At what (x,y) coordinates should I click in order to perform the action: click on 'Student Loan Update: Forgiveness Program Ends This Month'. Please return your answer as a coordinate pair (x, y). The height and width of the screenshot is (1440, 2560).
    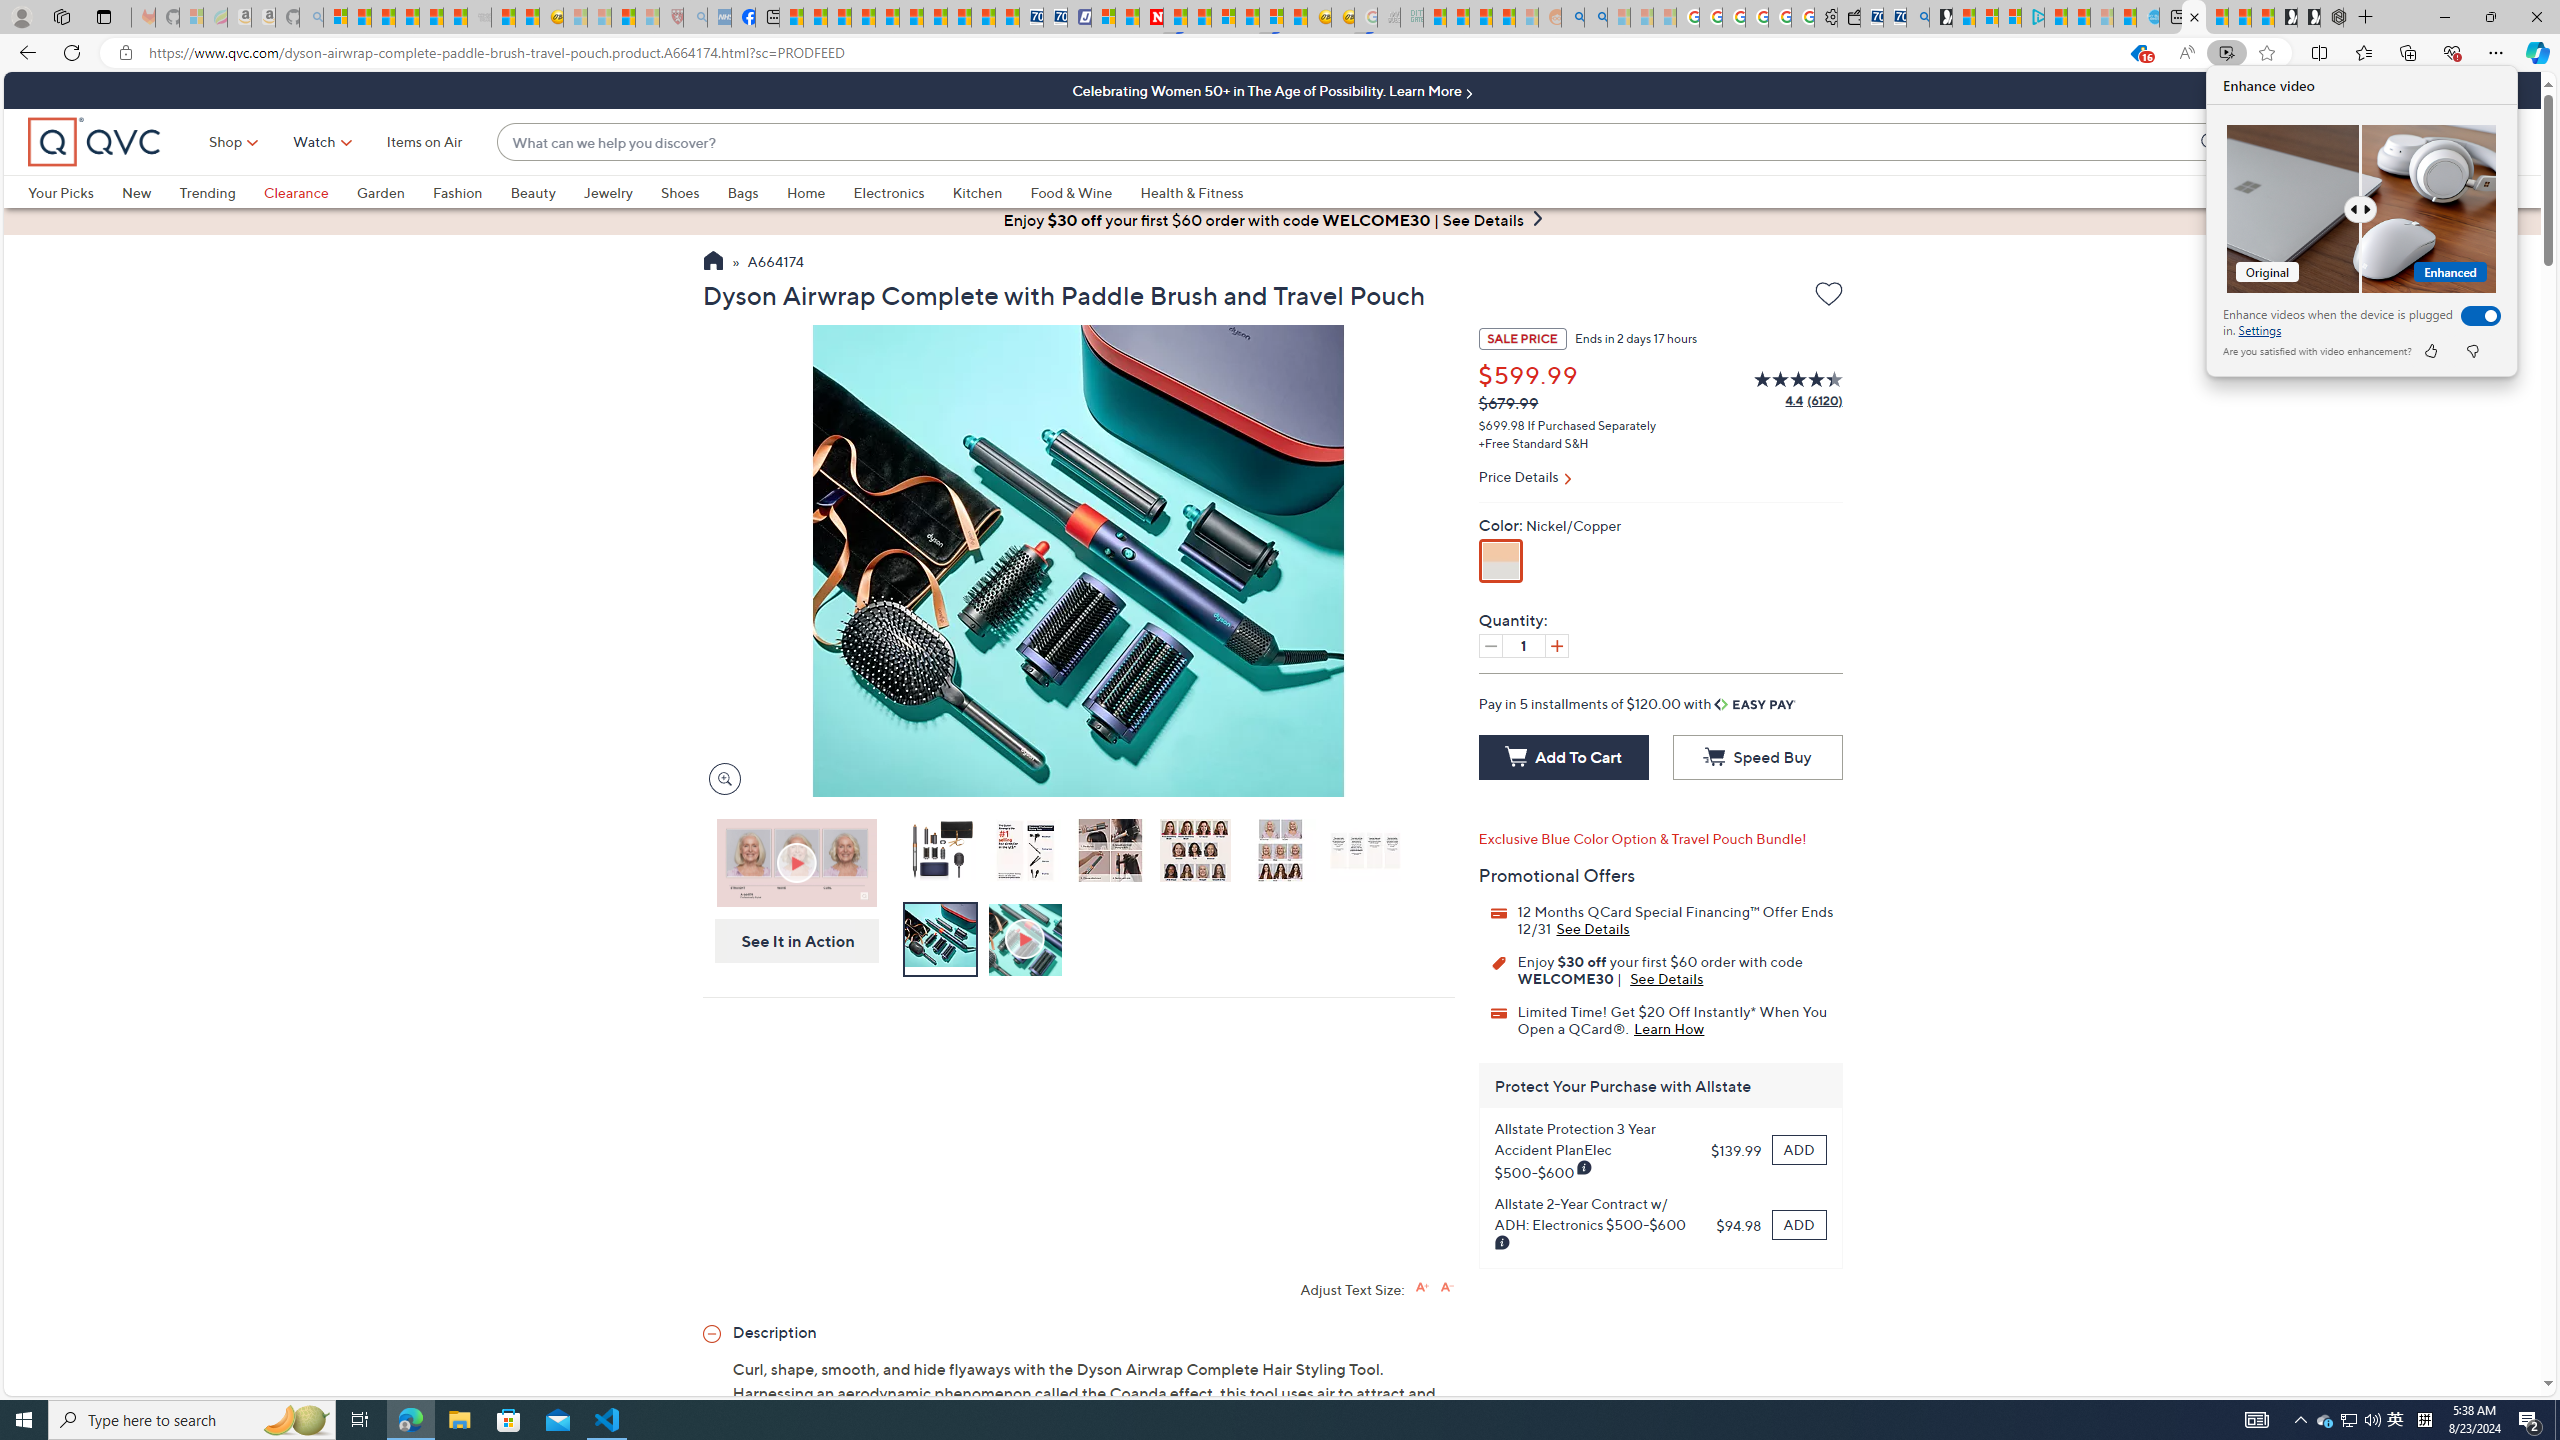
    Looking at the image, I should click on (1504, 16).